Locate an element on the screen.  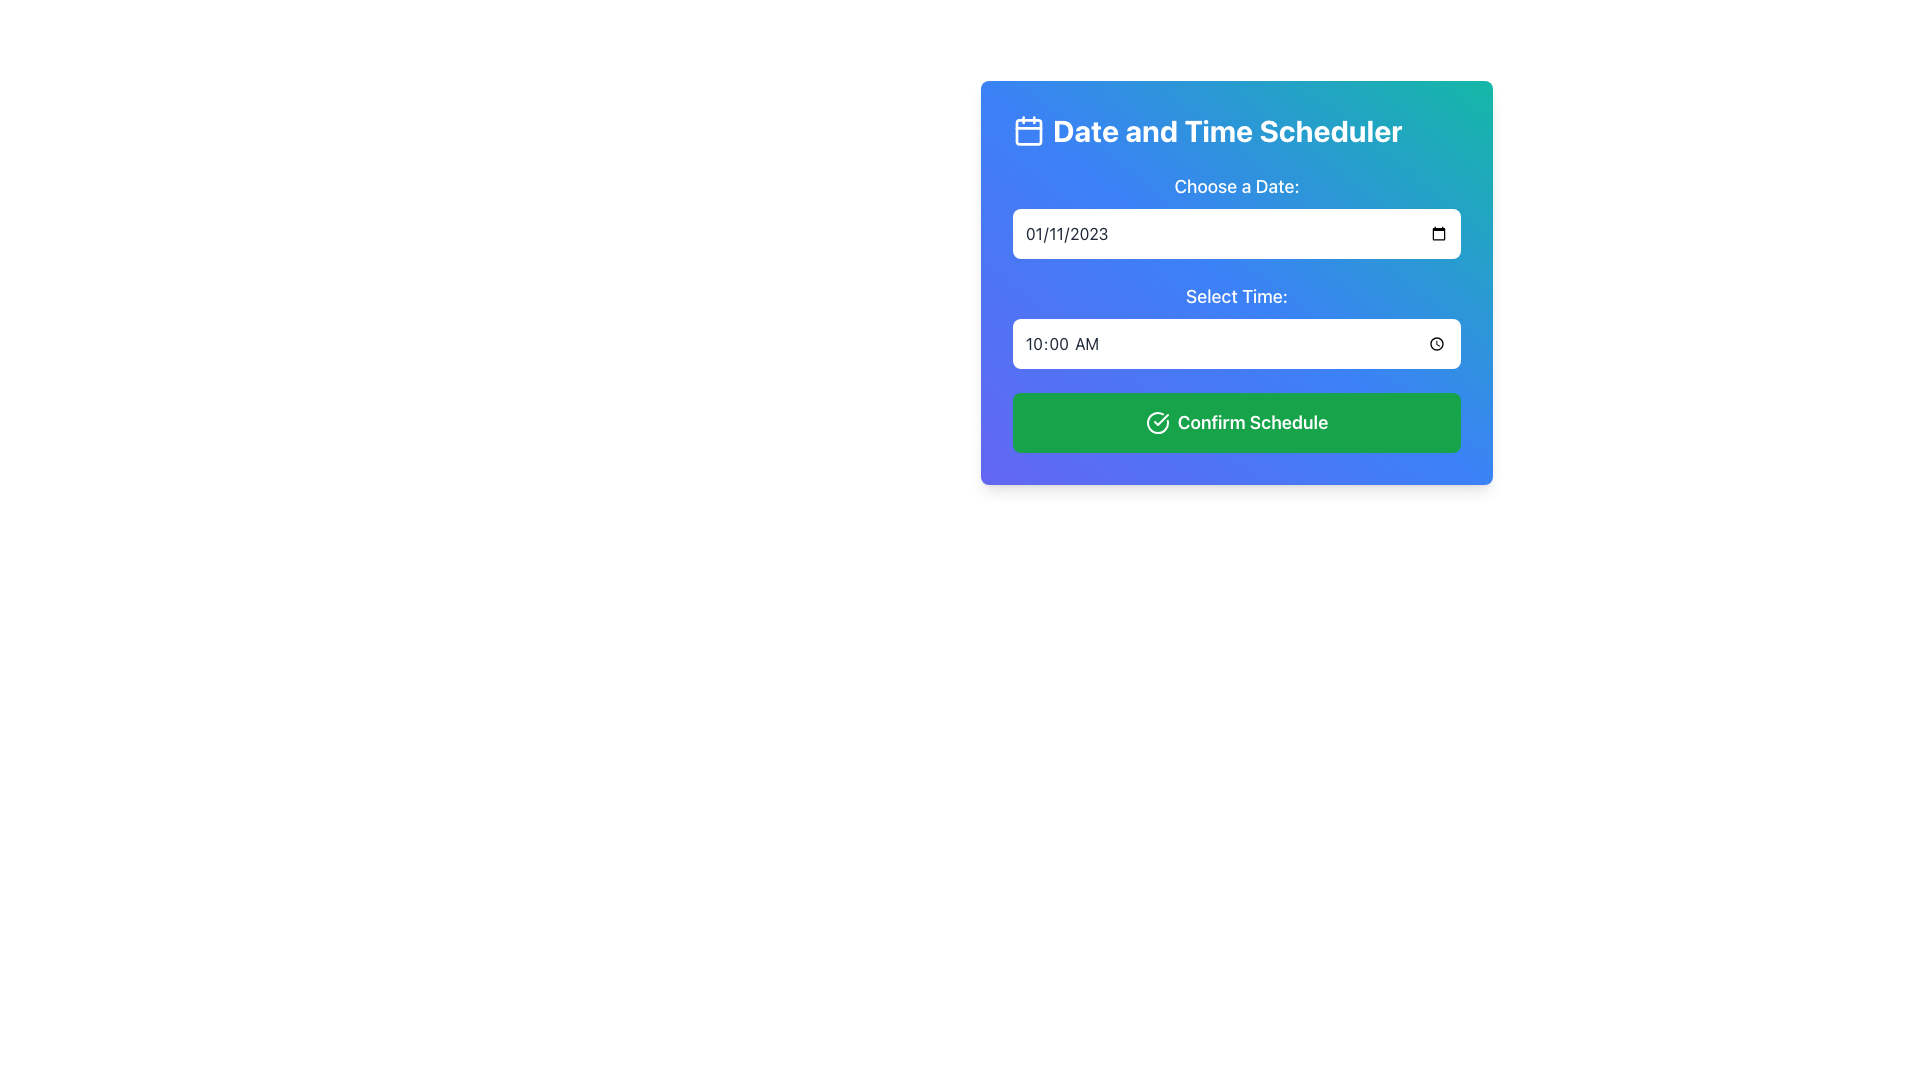
the rectangular green 'Confirm Schedule' button with a check mark icon to confirm the schedule is located at coordinates (1236, 422).